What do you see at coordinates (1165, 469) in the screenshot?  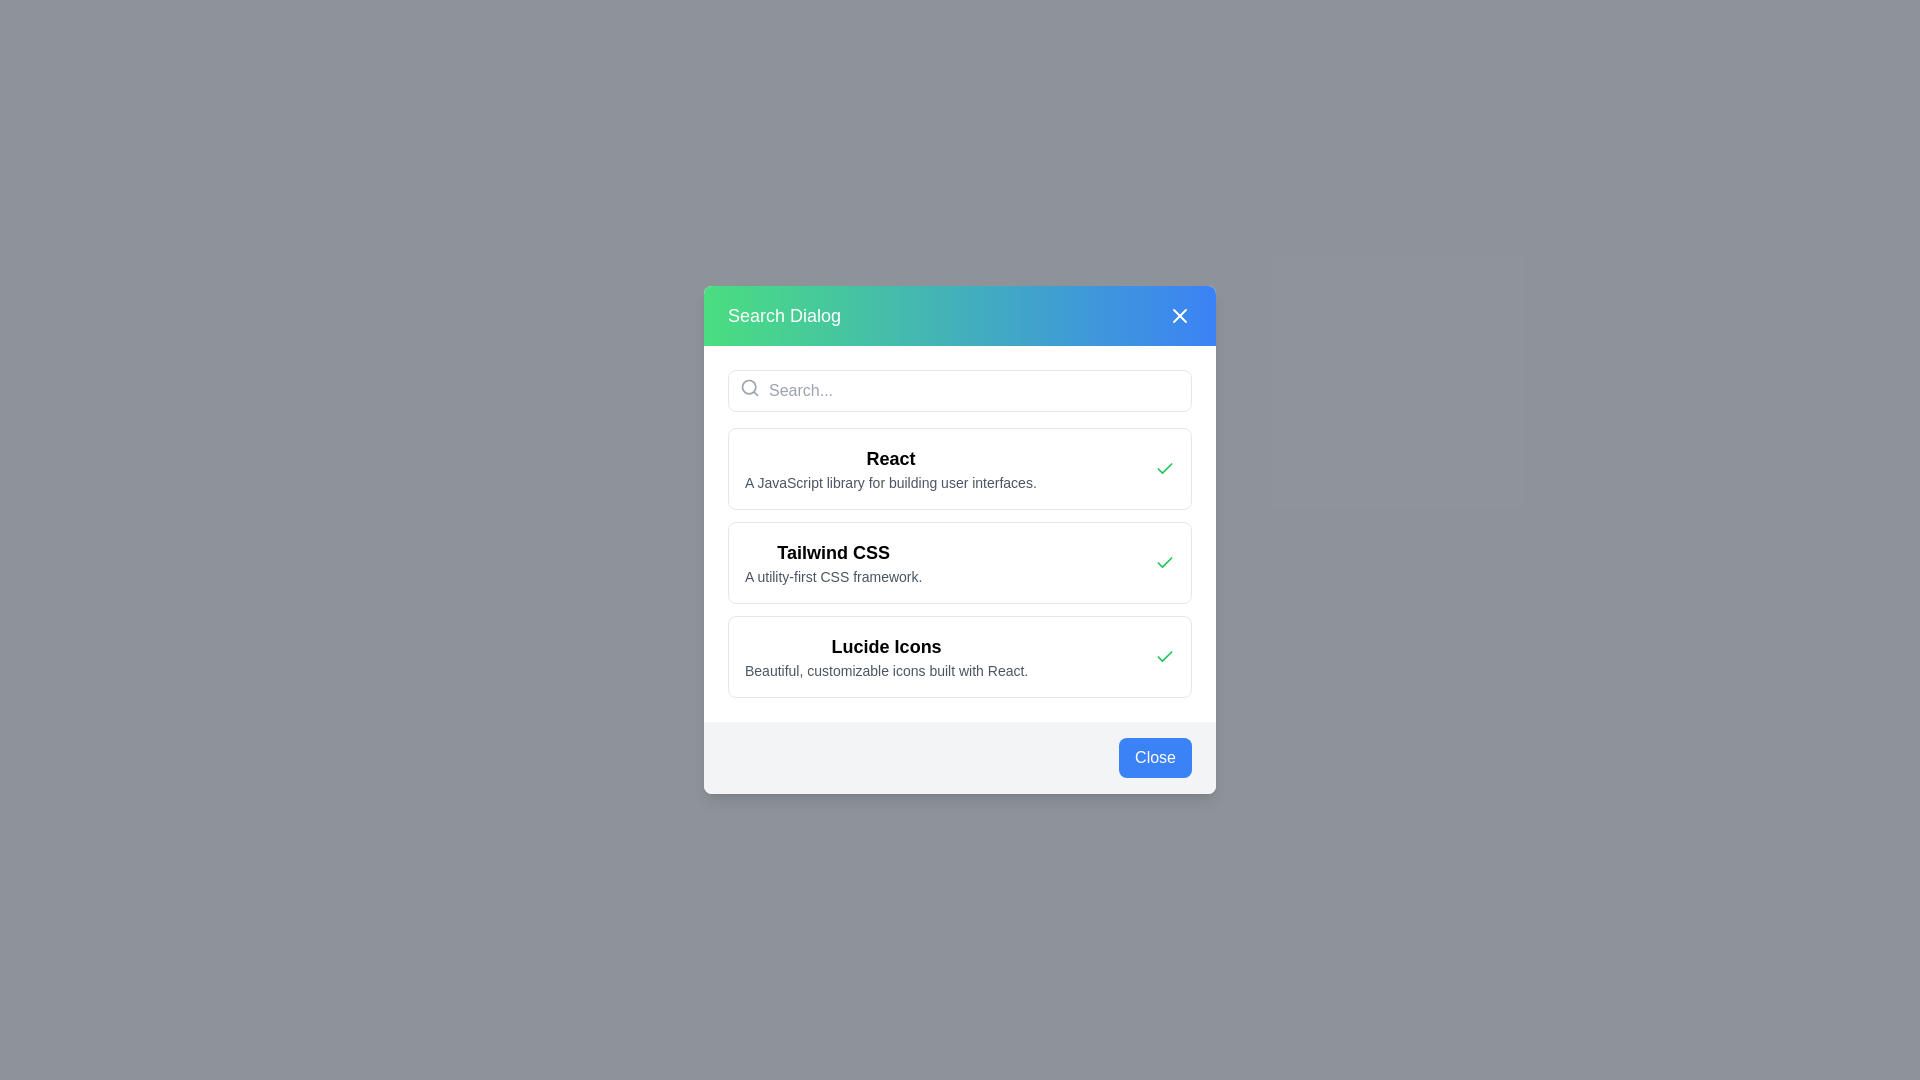 I see `the green checkmark icon, which is a confirmation indicator located to the right of the 'React' text header` at bounding box center [1165, 469].